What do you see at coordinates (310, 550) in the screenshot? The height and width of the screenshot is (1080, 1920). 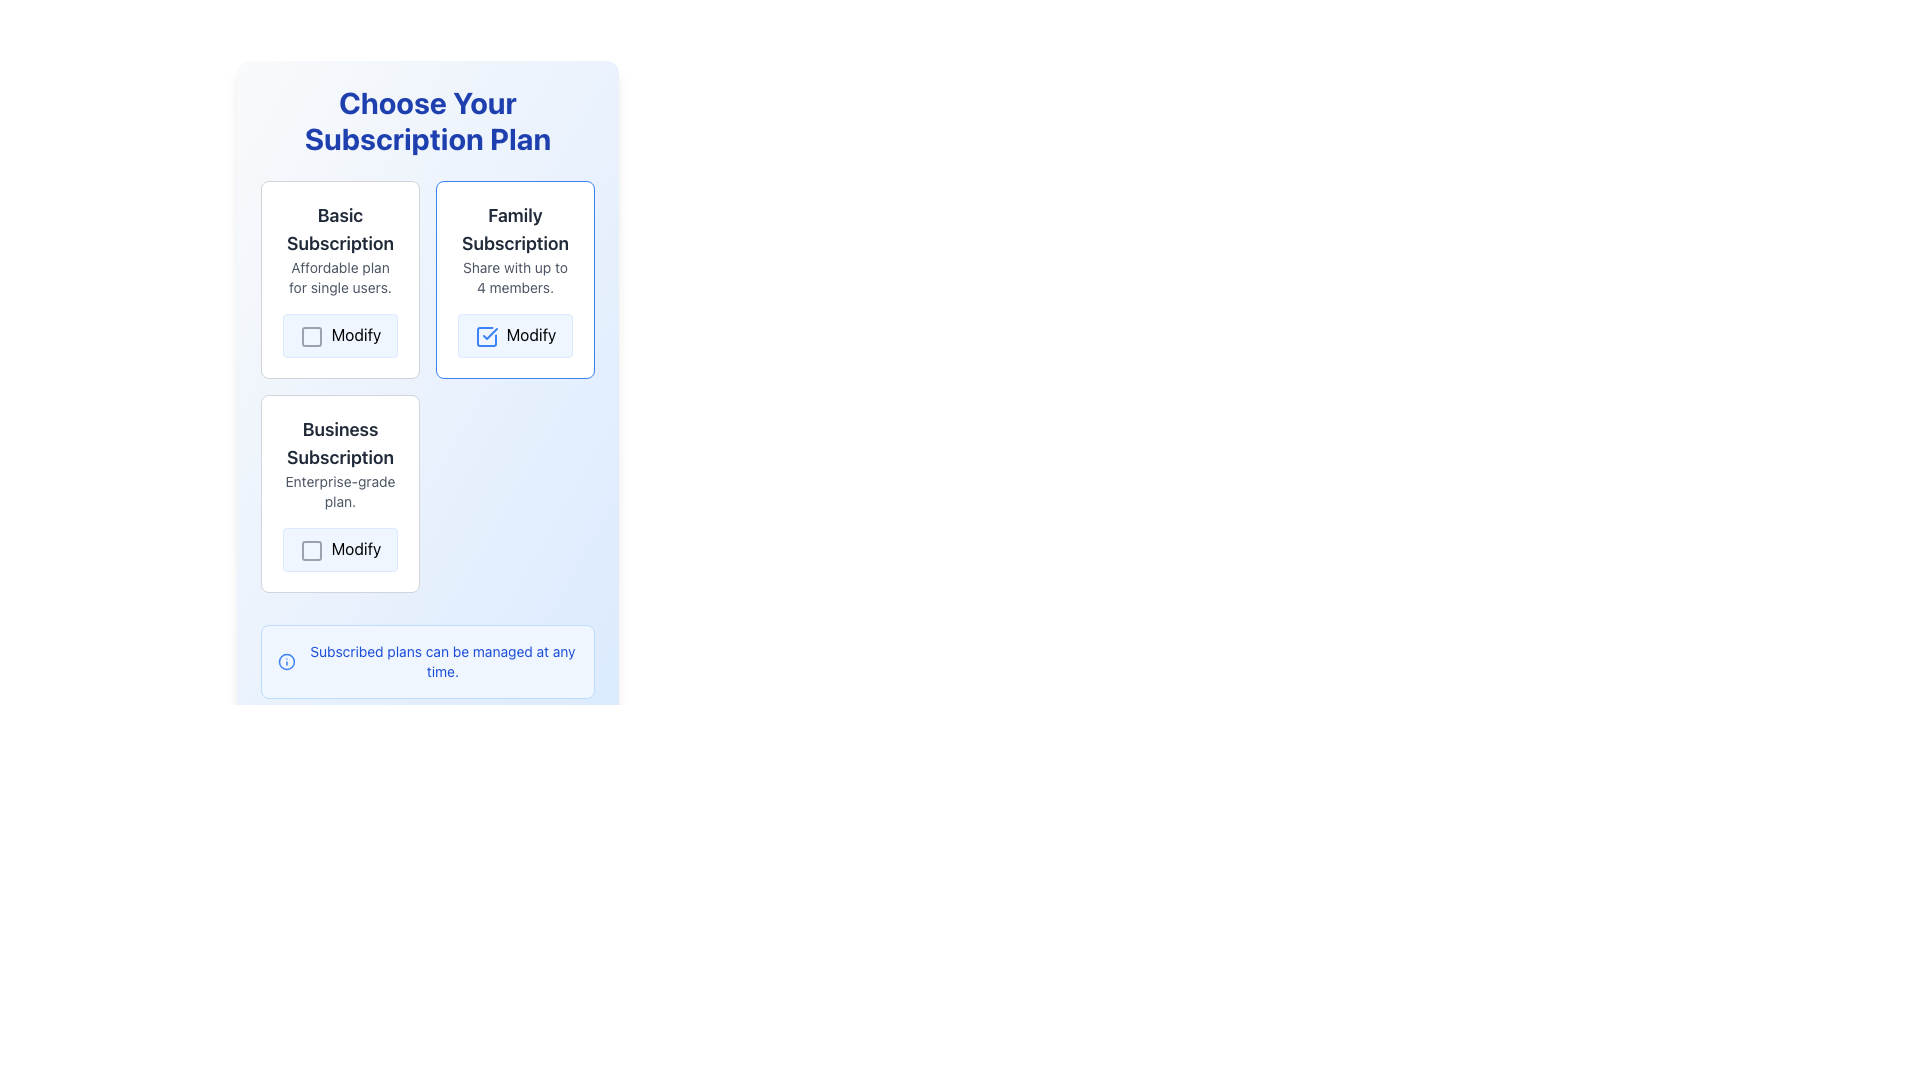 I see `the SVG Icon located in the bottom-left portion of the 'Modify' button for the 'Business Subscription' option` at bounding box center [310, 550].